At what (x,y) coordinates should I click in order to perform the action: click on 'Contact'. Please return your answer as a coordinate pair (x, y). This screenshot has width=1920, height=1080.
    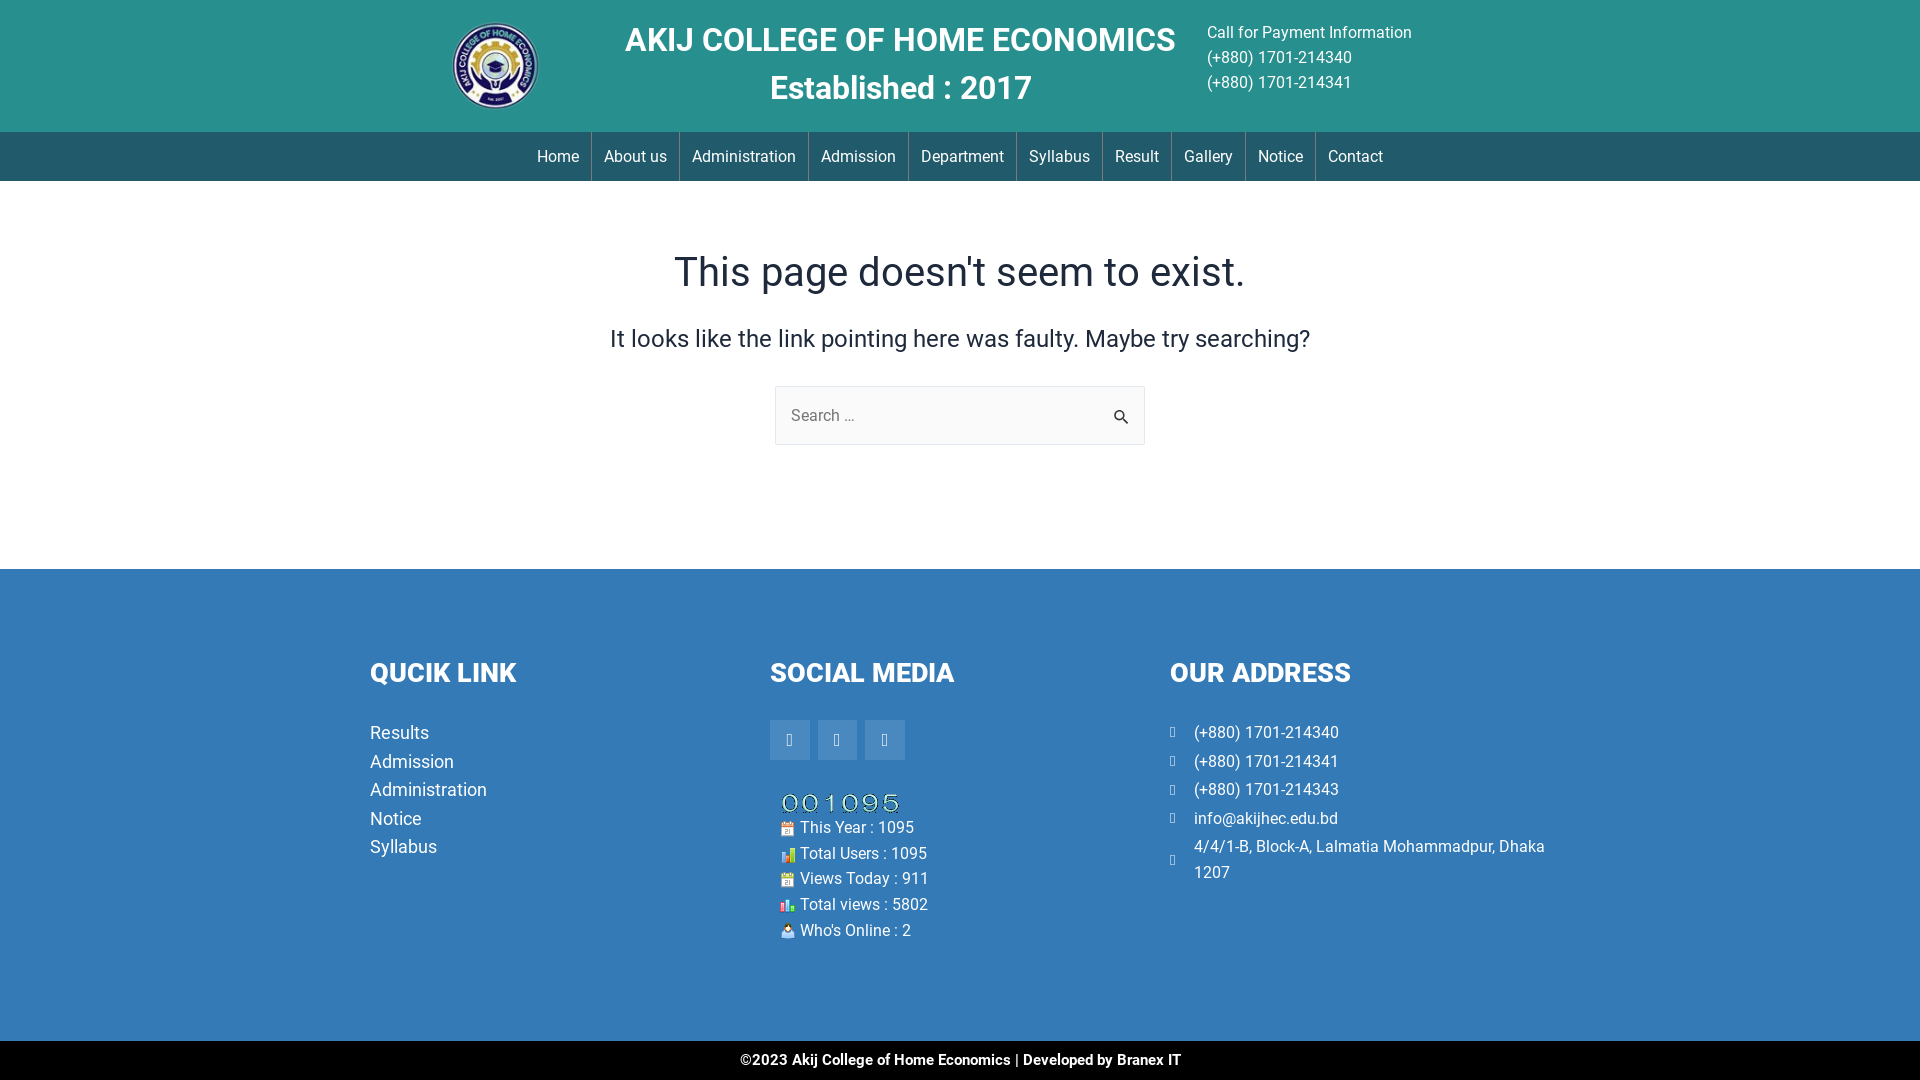
    Looking at the image, I should click on (1355, 155).